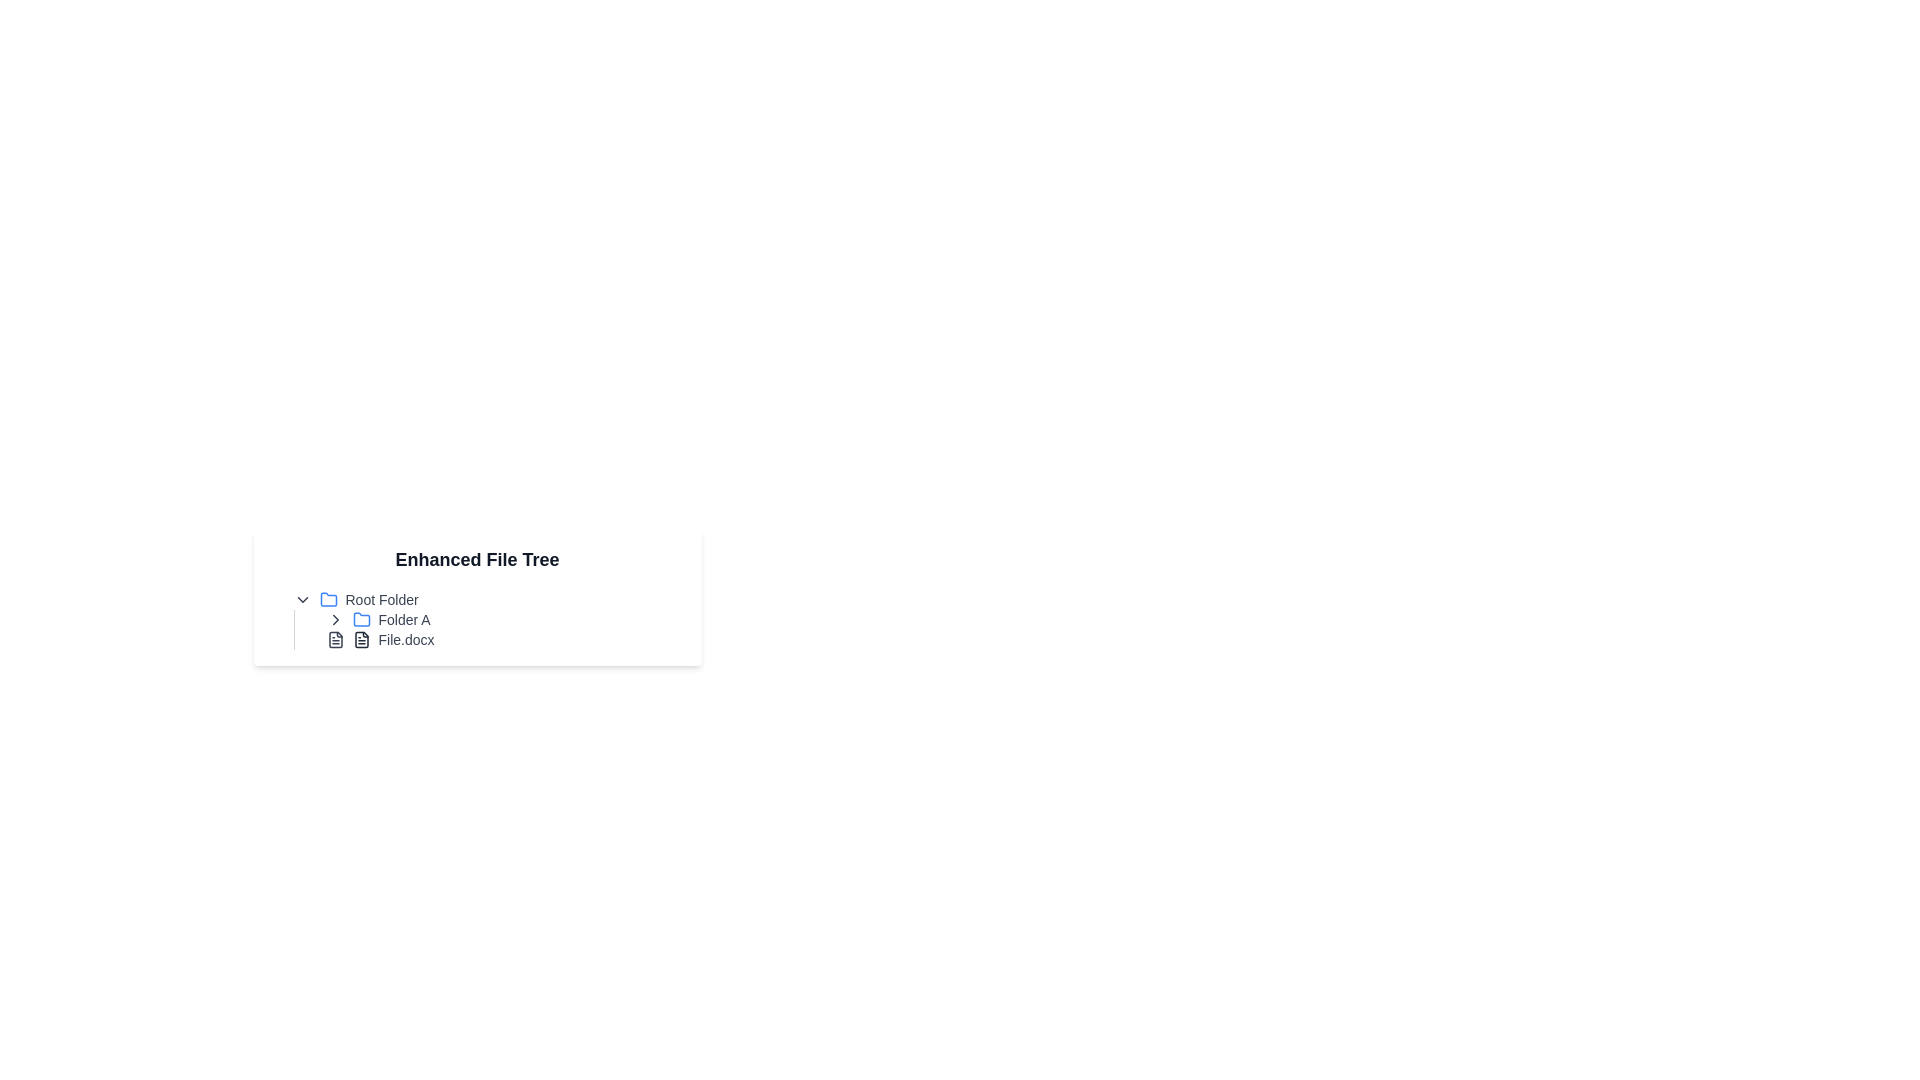  What do you see at coordinates (382, 599) in the screenshot?
I see `the static text label representing the root directory in the file navigation system, located beneath the title 'Enhanced File Tree'` at bounding box center [382, 599].